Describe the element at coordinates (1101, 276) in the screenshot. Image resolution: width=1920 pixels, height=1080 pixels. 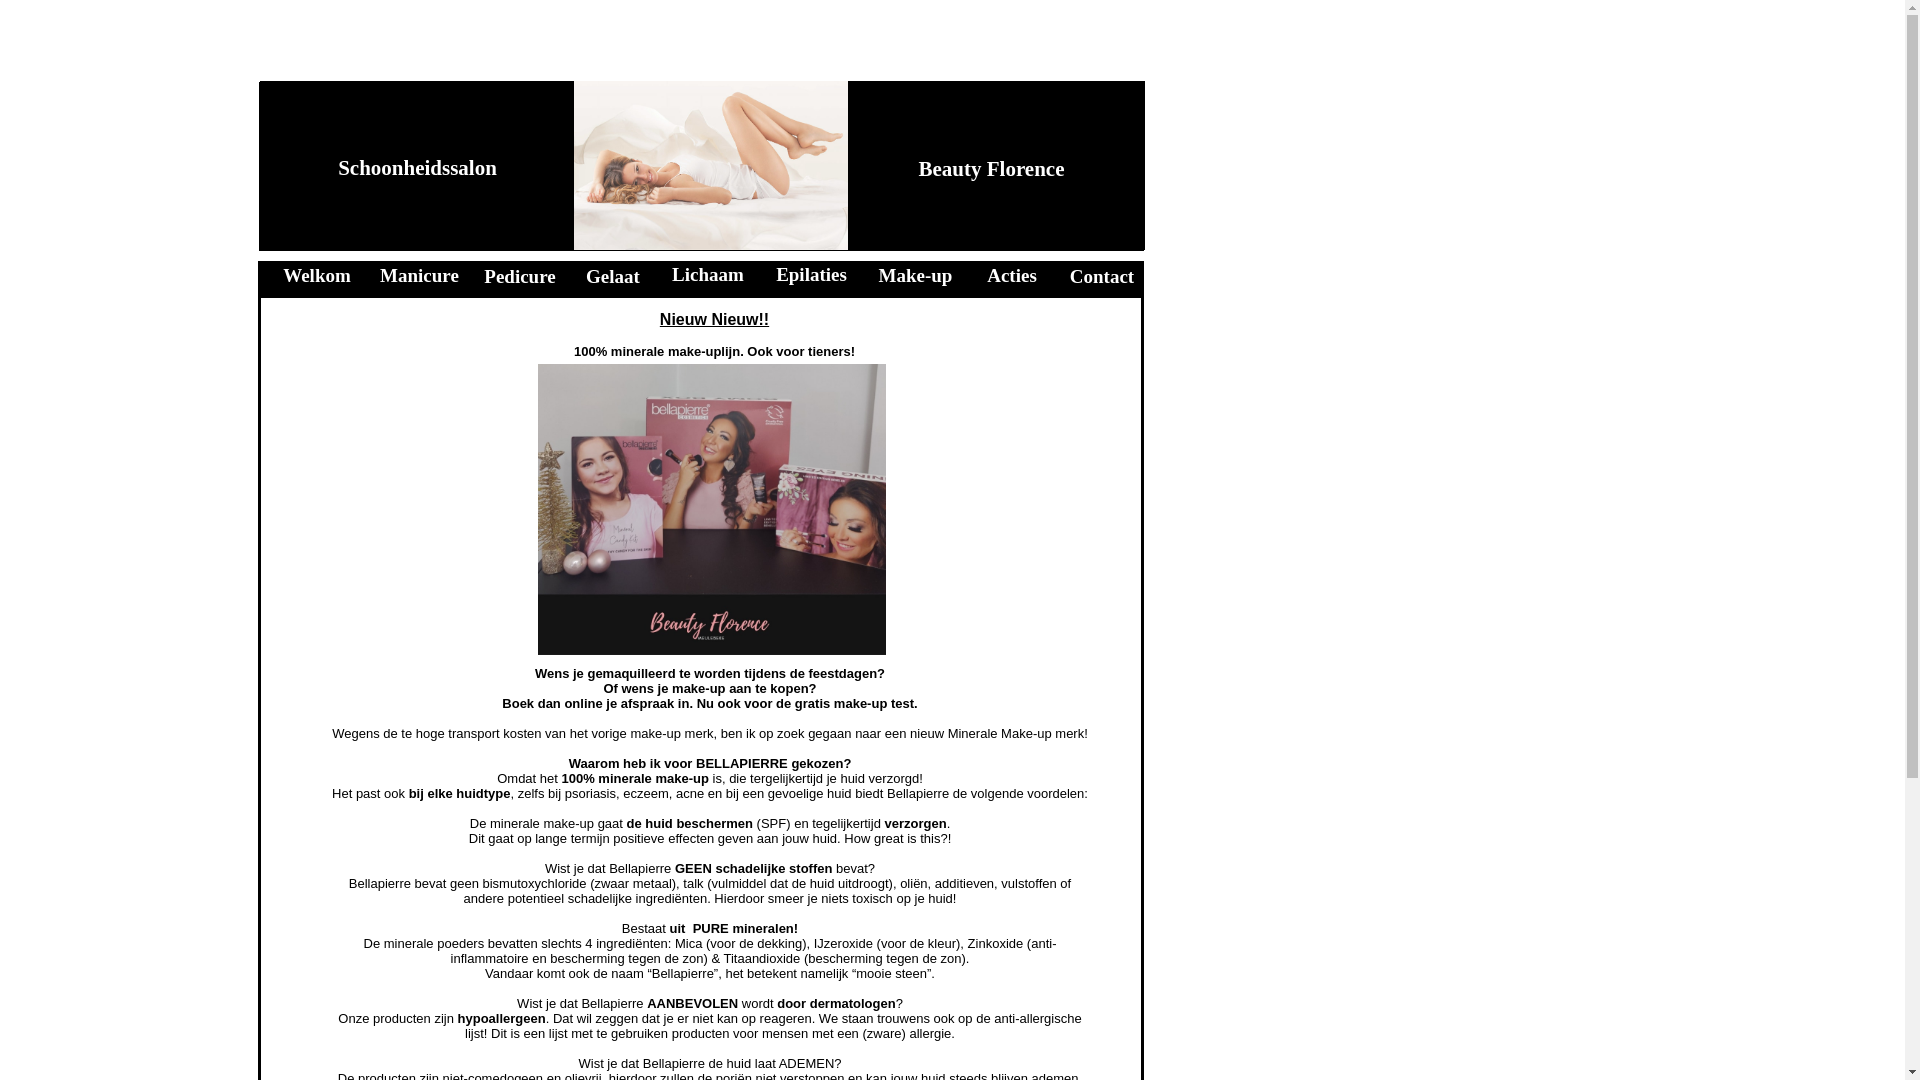
I see `'Contact'` at that location.